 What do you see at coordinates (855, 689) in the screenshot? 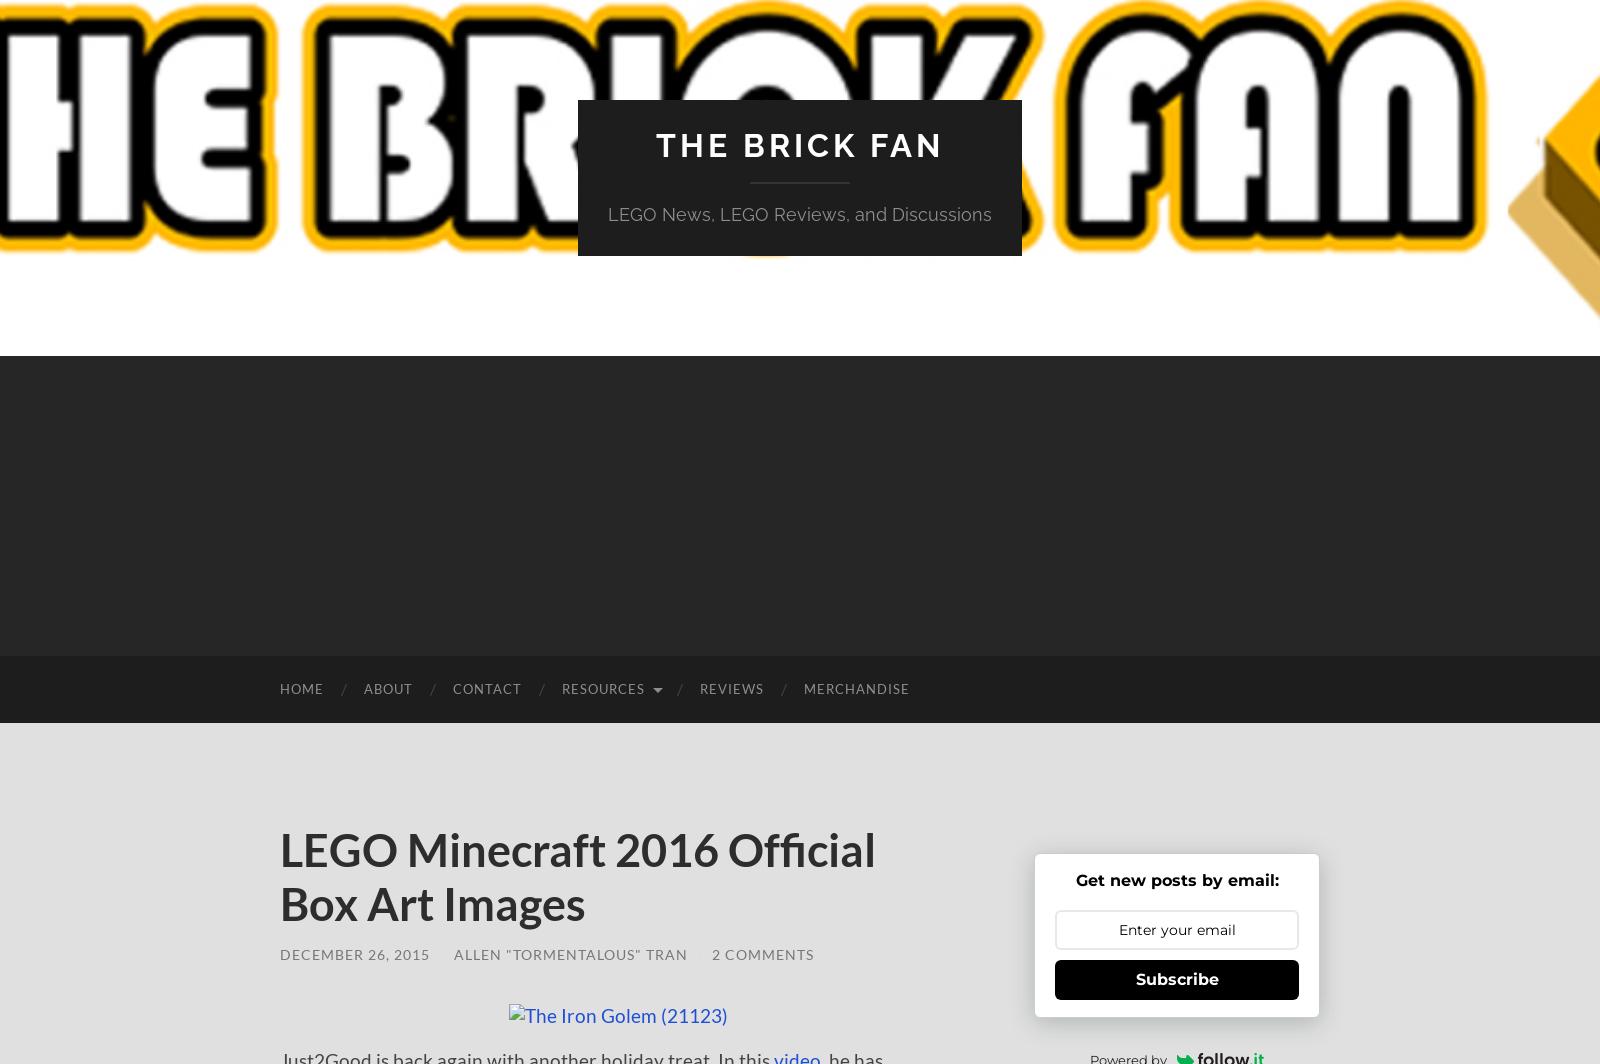
I see `'Merchandise'` at bounding box center [855, 689].